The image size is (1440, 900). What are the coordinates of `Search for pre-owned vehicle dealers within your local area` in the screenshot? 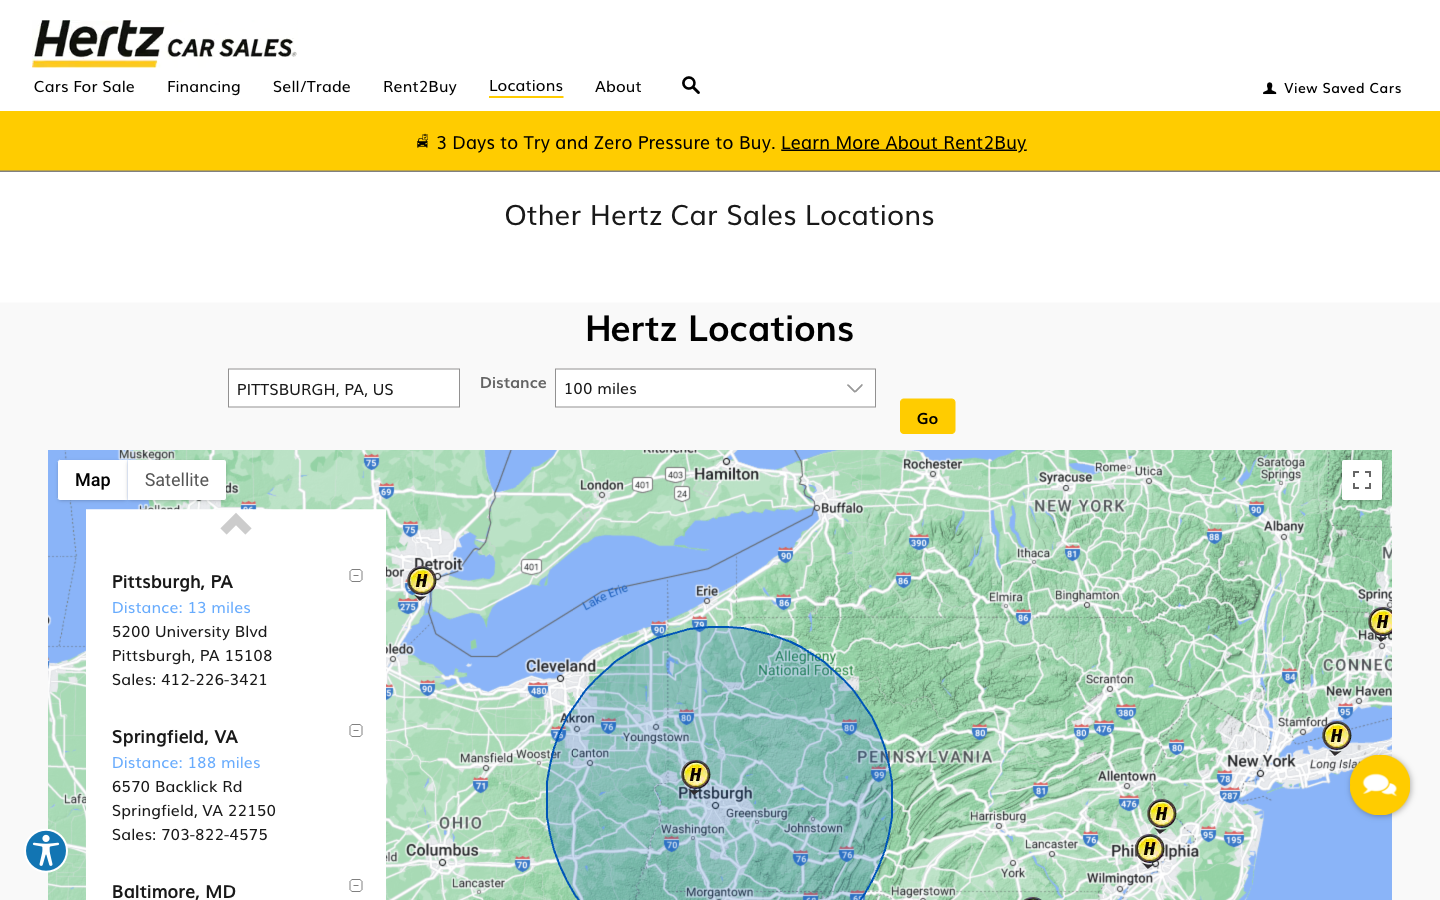 It's located at (691, 78).